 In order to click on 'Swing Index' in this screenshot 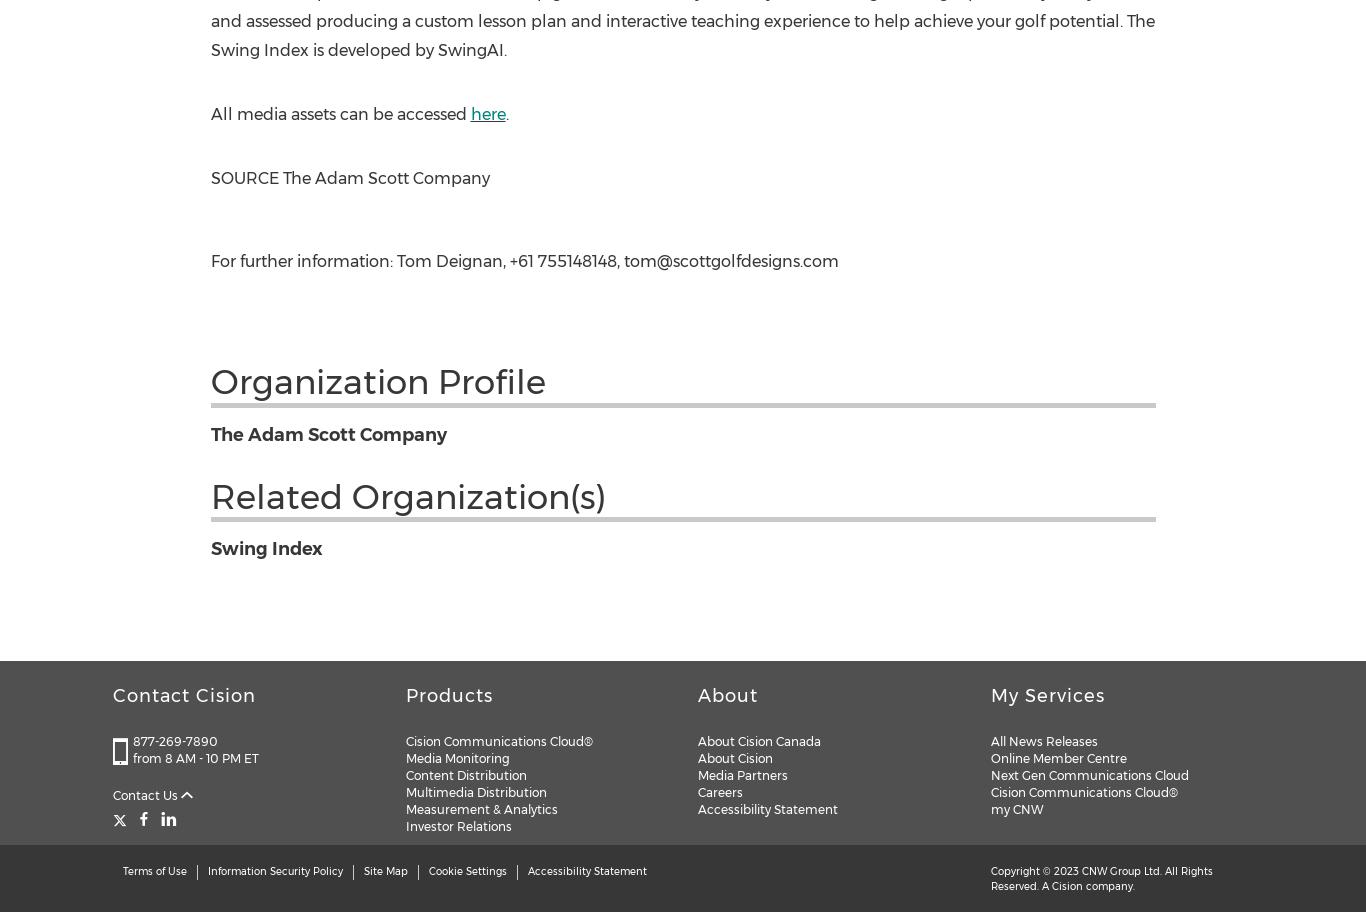, I will do `click(265, 549)`.